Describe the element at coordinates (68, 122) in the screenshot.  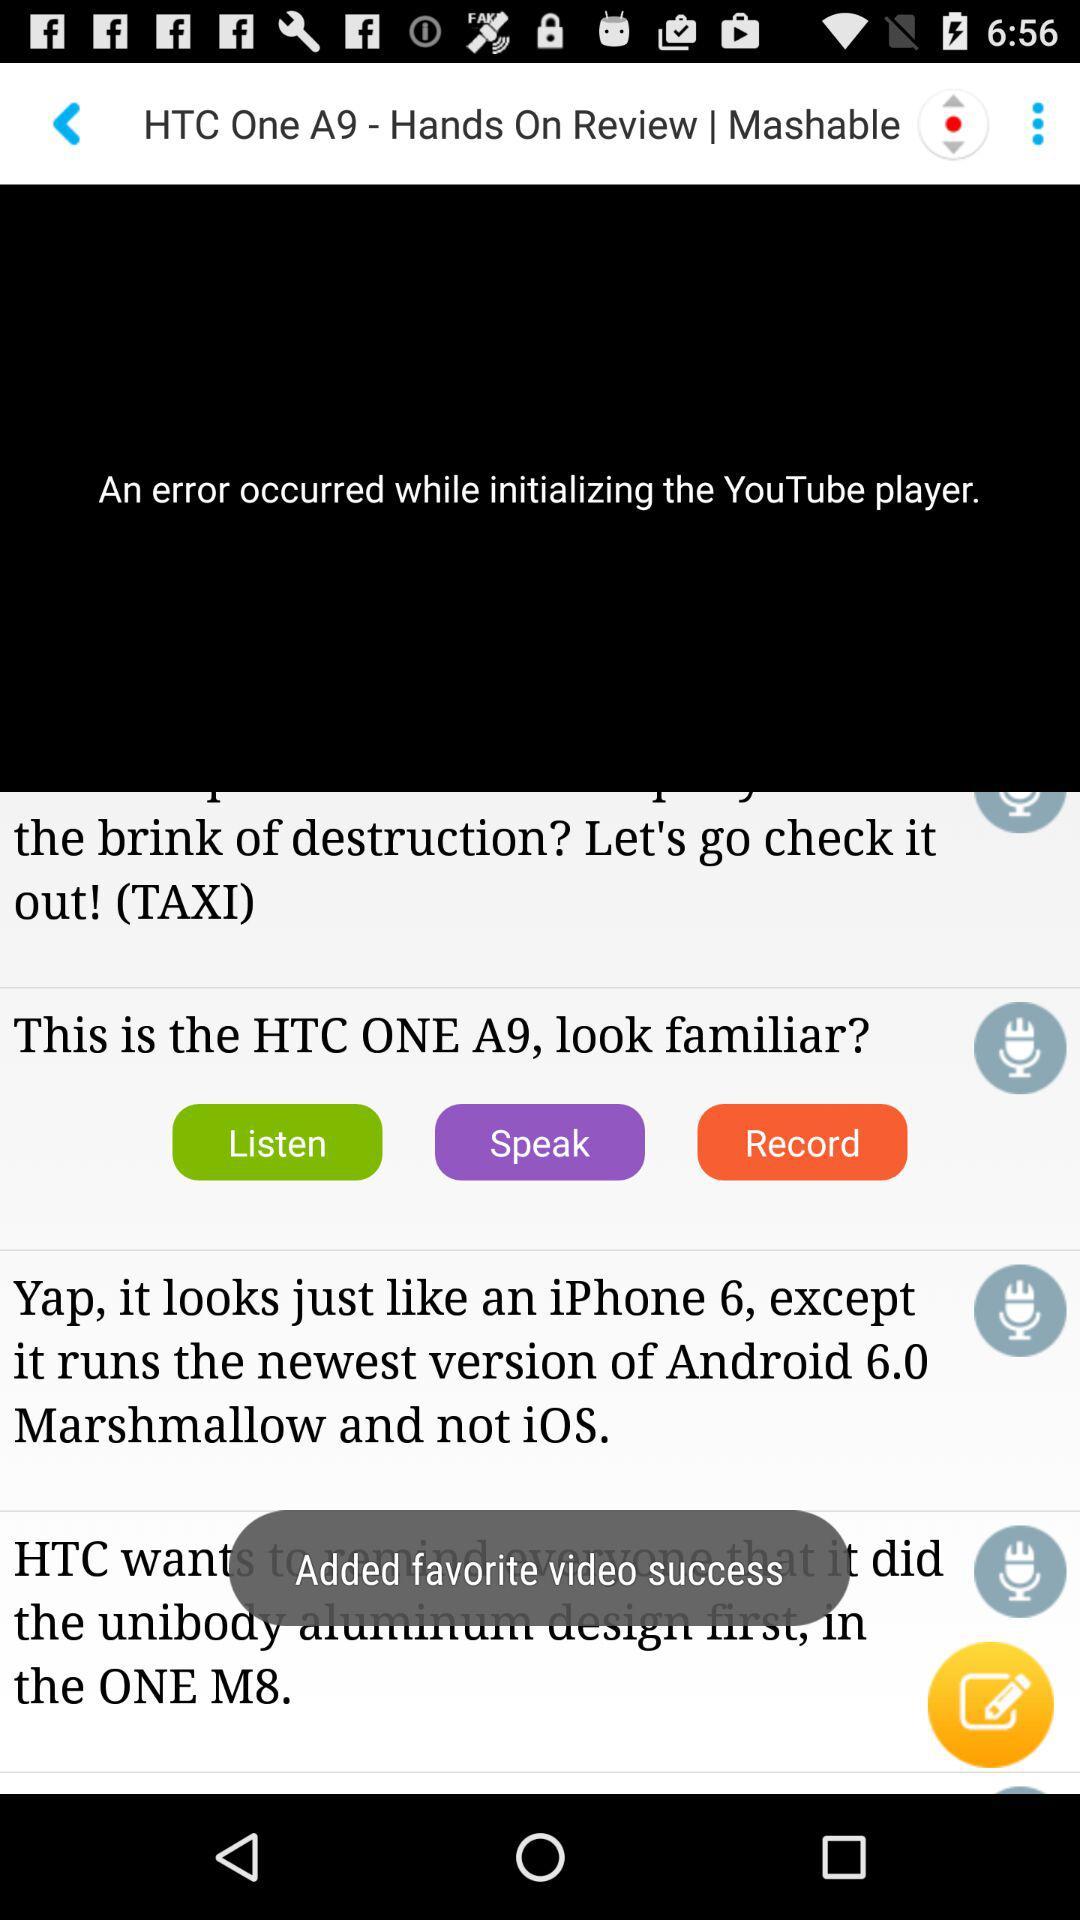
I see `back button` at that location.